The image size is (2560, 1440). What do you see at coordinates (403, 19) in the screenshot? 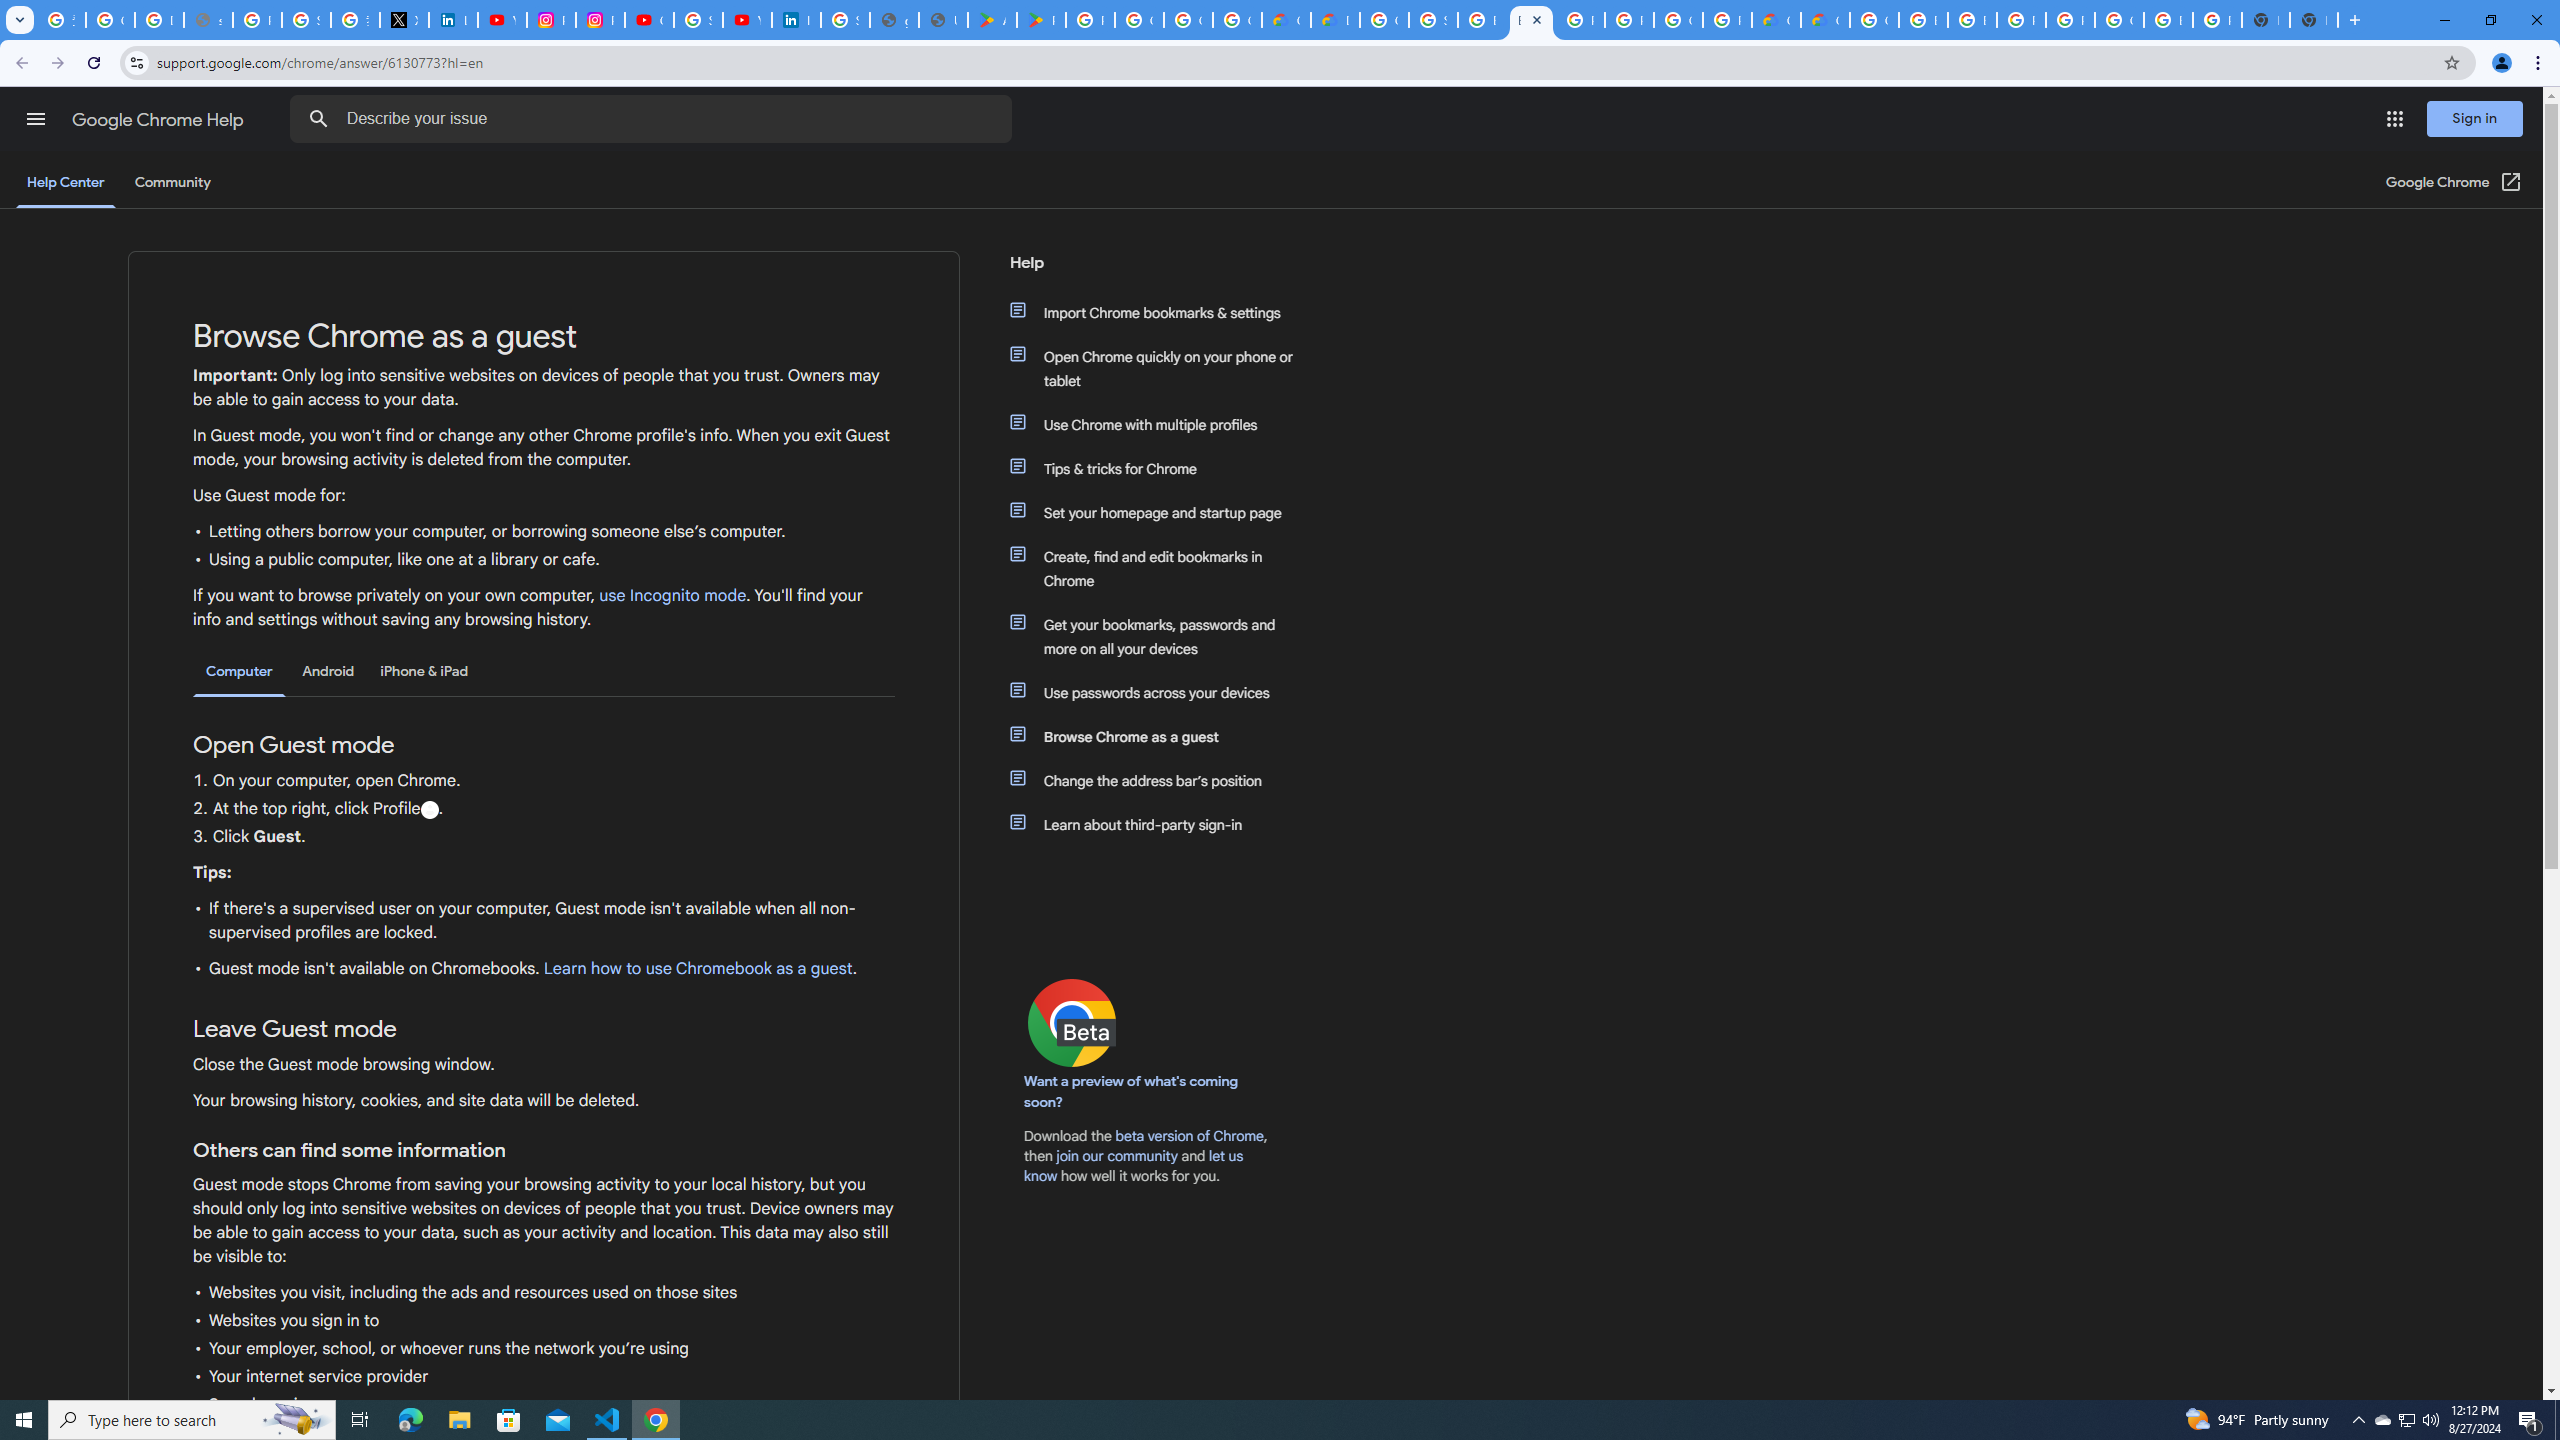
I see `'X'` at bounding box center [403, 19].